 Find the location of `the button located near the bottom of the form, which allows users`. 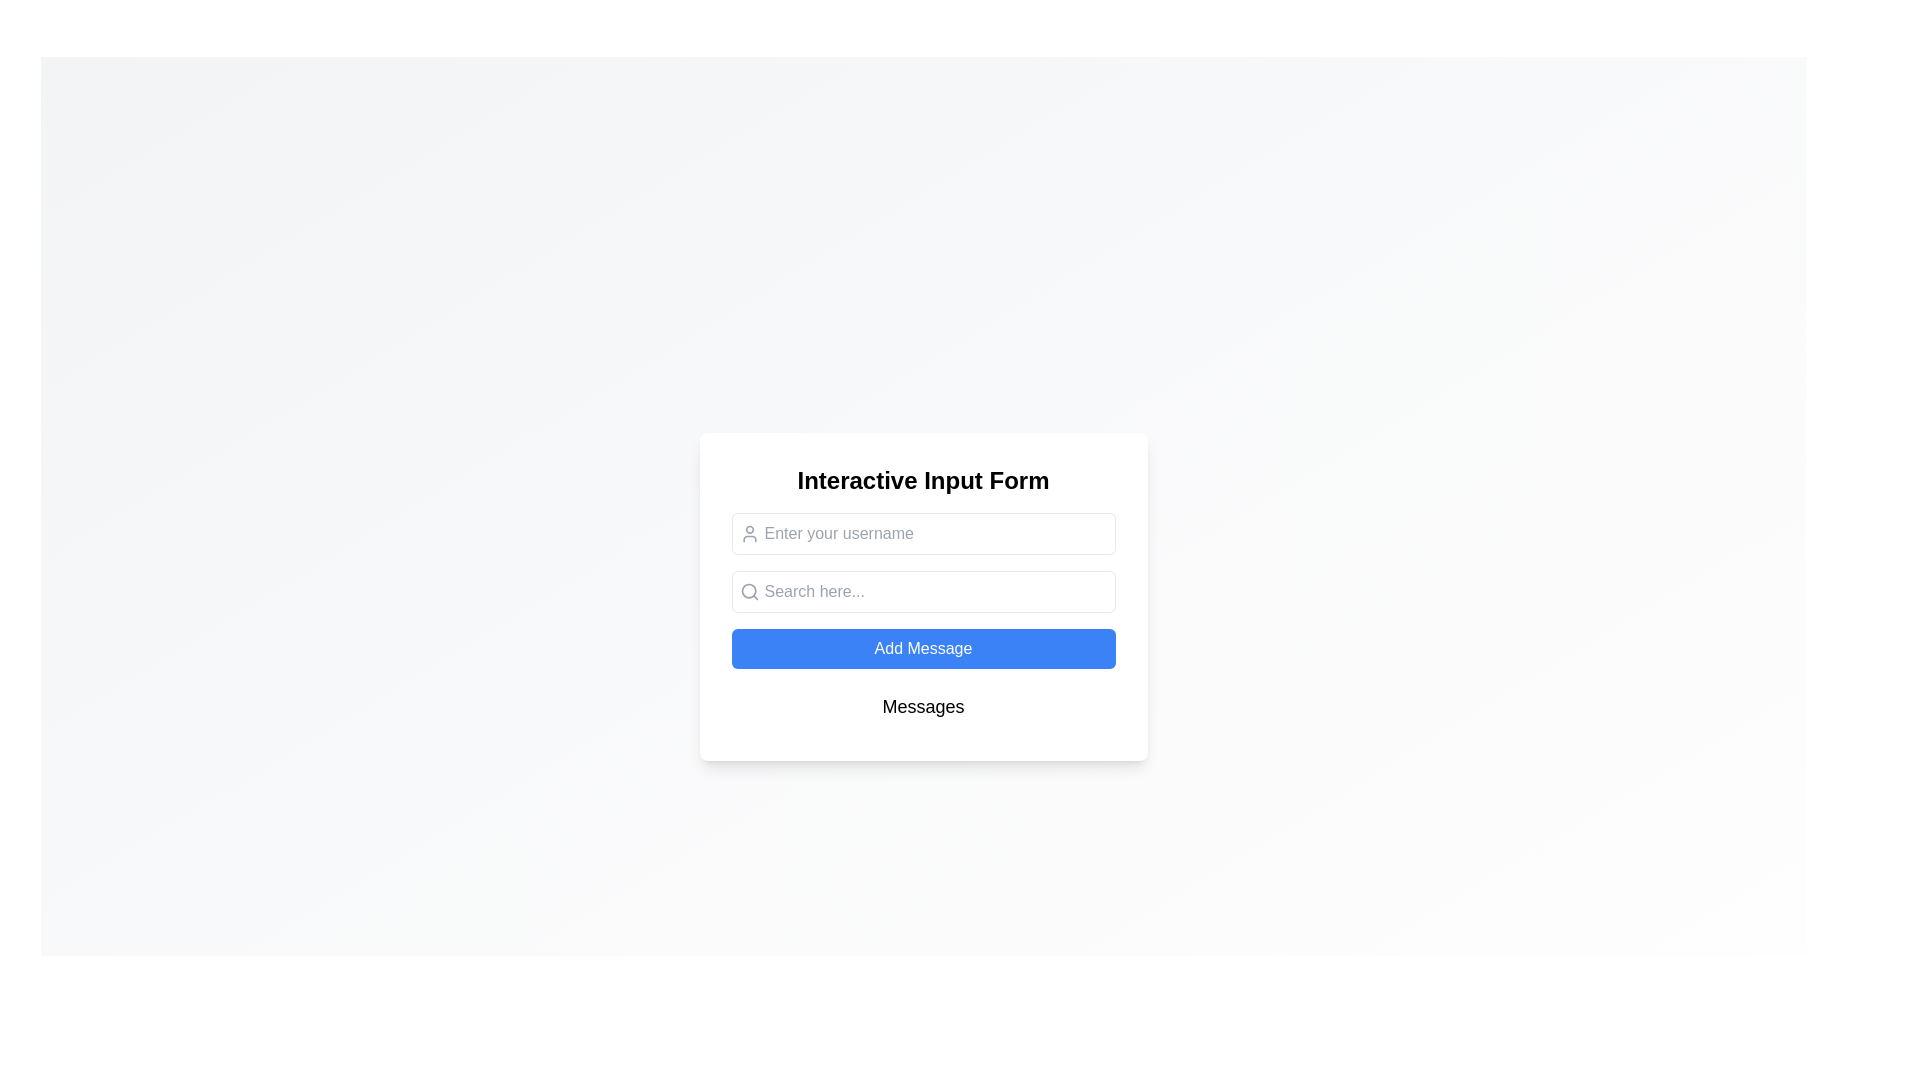

the button located near the bottom of the form, which allows users is located at coordinates (922, 648).